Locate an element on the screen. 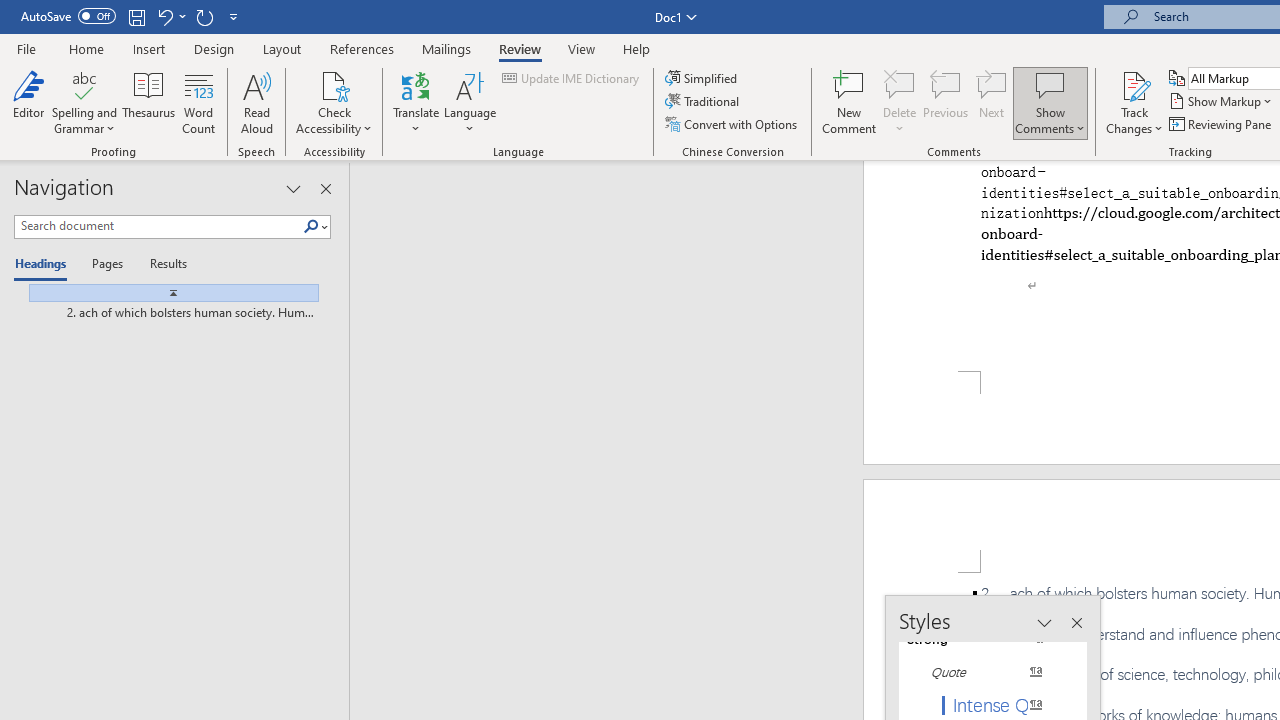 The height and width of the screenshot is (720, 1280). 'Thesaurus...' is located at coordinates (148, 103).